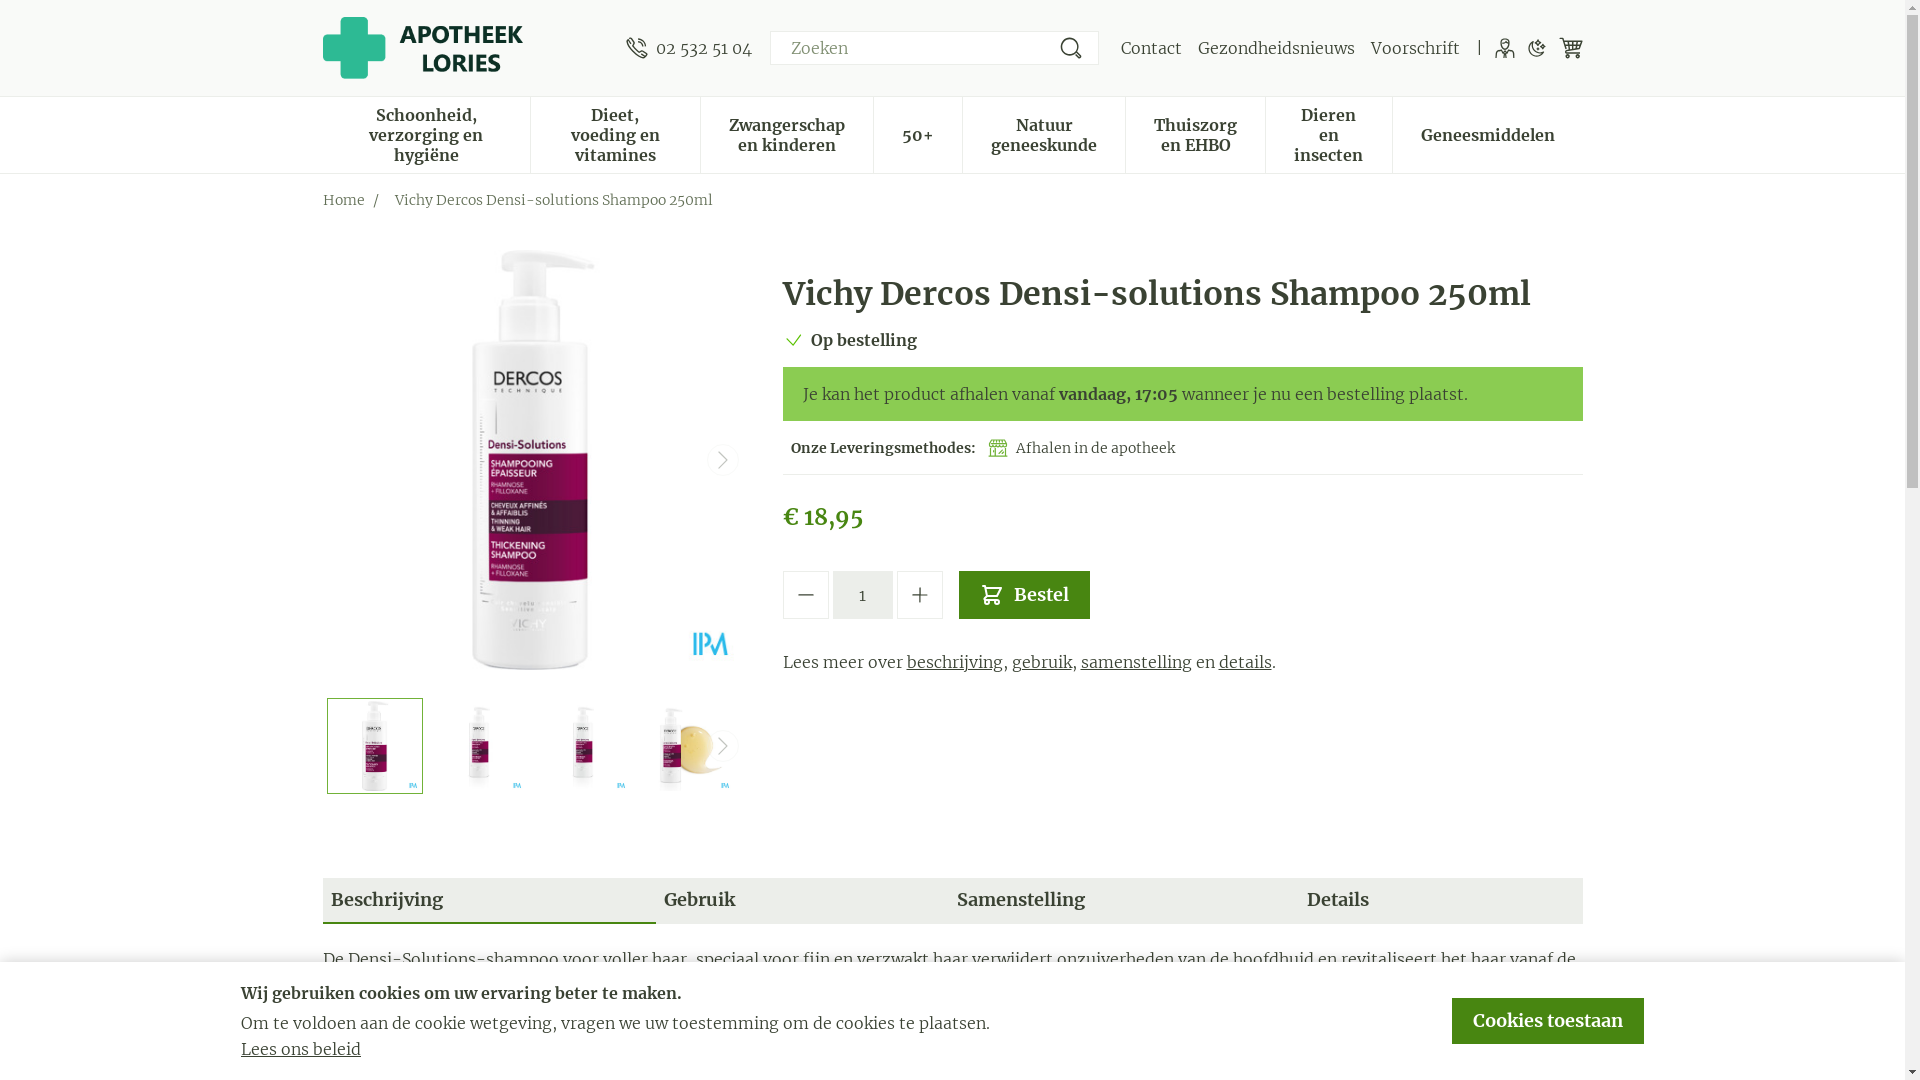  What do you see at coordinates (957, 593) in the screenshot?
I see `'Bestel'` at bounding box center [957, 593].